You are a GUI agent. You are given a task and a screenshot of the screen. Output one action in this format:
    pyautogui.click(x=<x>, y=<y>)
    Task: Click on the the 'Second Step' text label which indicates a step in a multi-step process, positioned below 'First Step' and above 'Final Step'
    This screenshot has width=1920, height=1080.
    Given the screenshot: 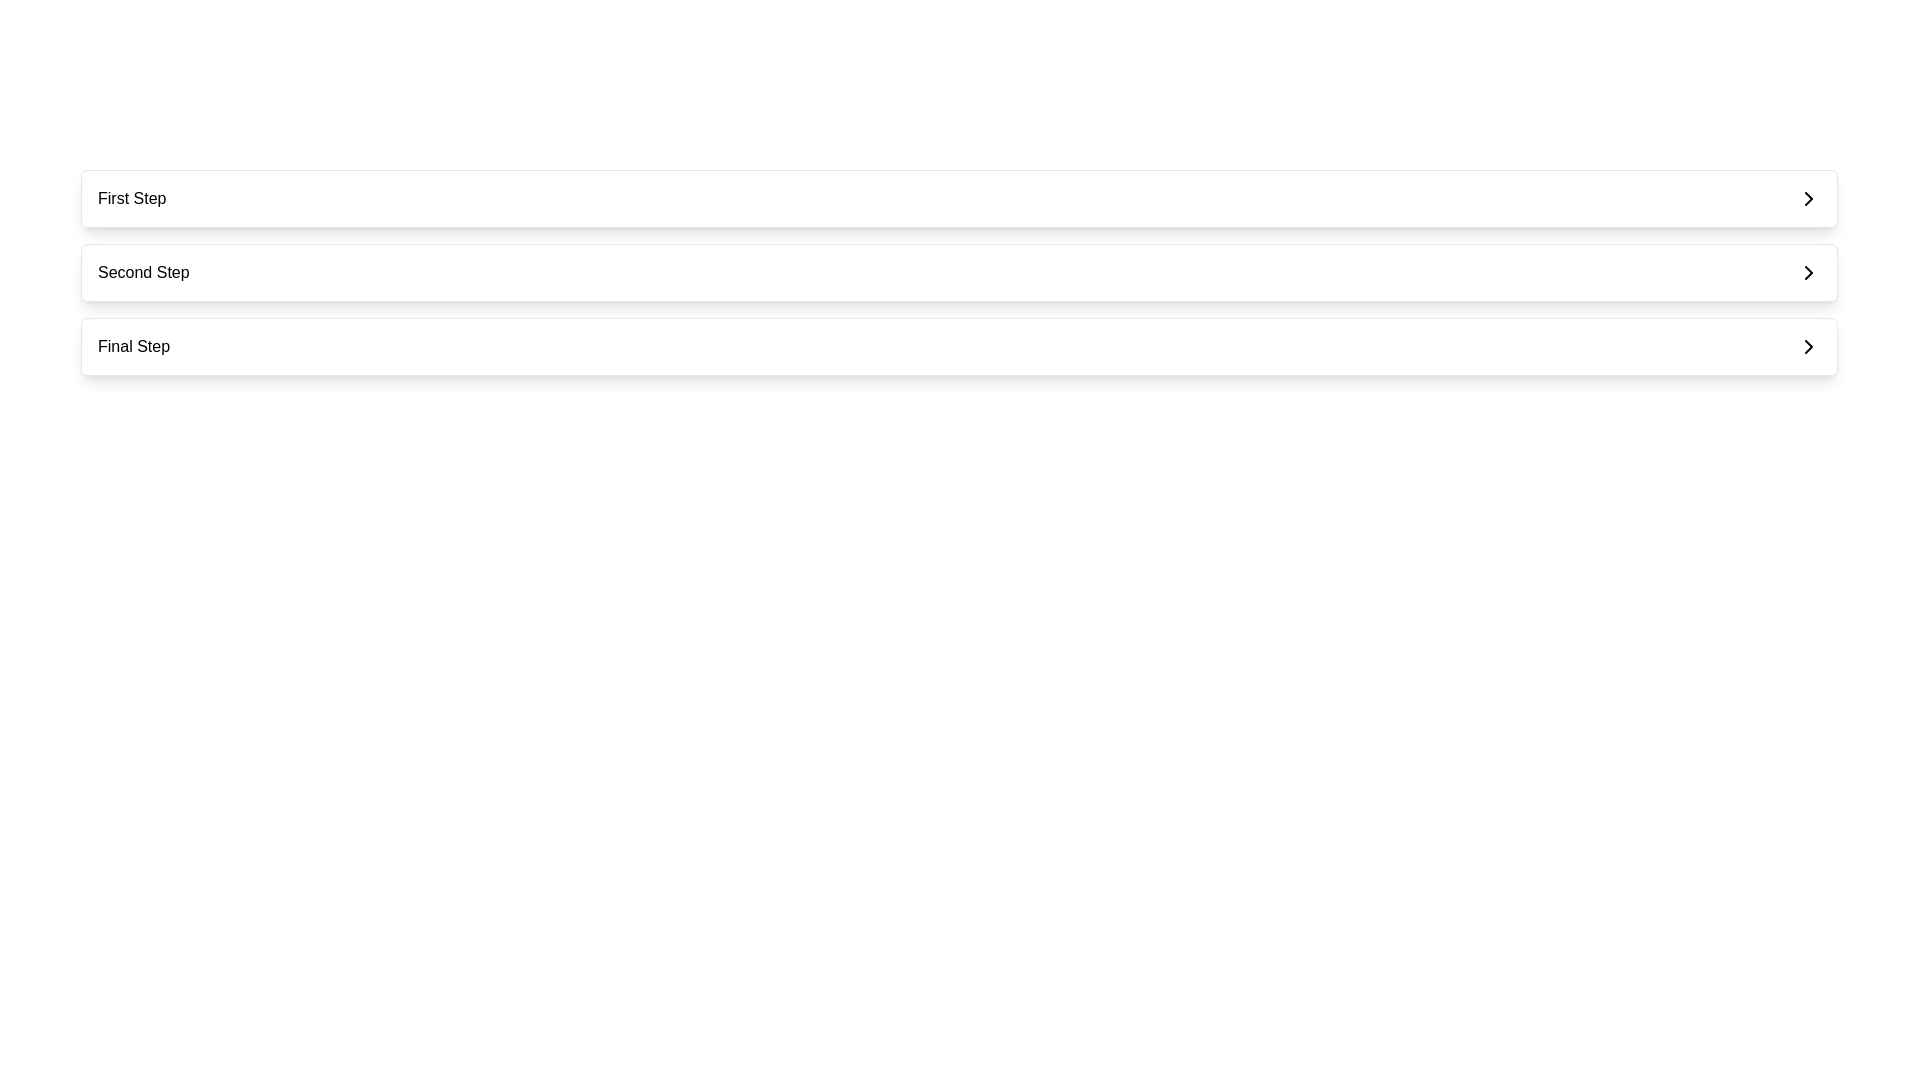 What is the action you would take?
    pyautogui.click(x=142, y=273)
    